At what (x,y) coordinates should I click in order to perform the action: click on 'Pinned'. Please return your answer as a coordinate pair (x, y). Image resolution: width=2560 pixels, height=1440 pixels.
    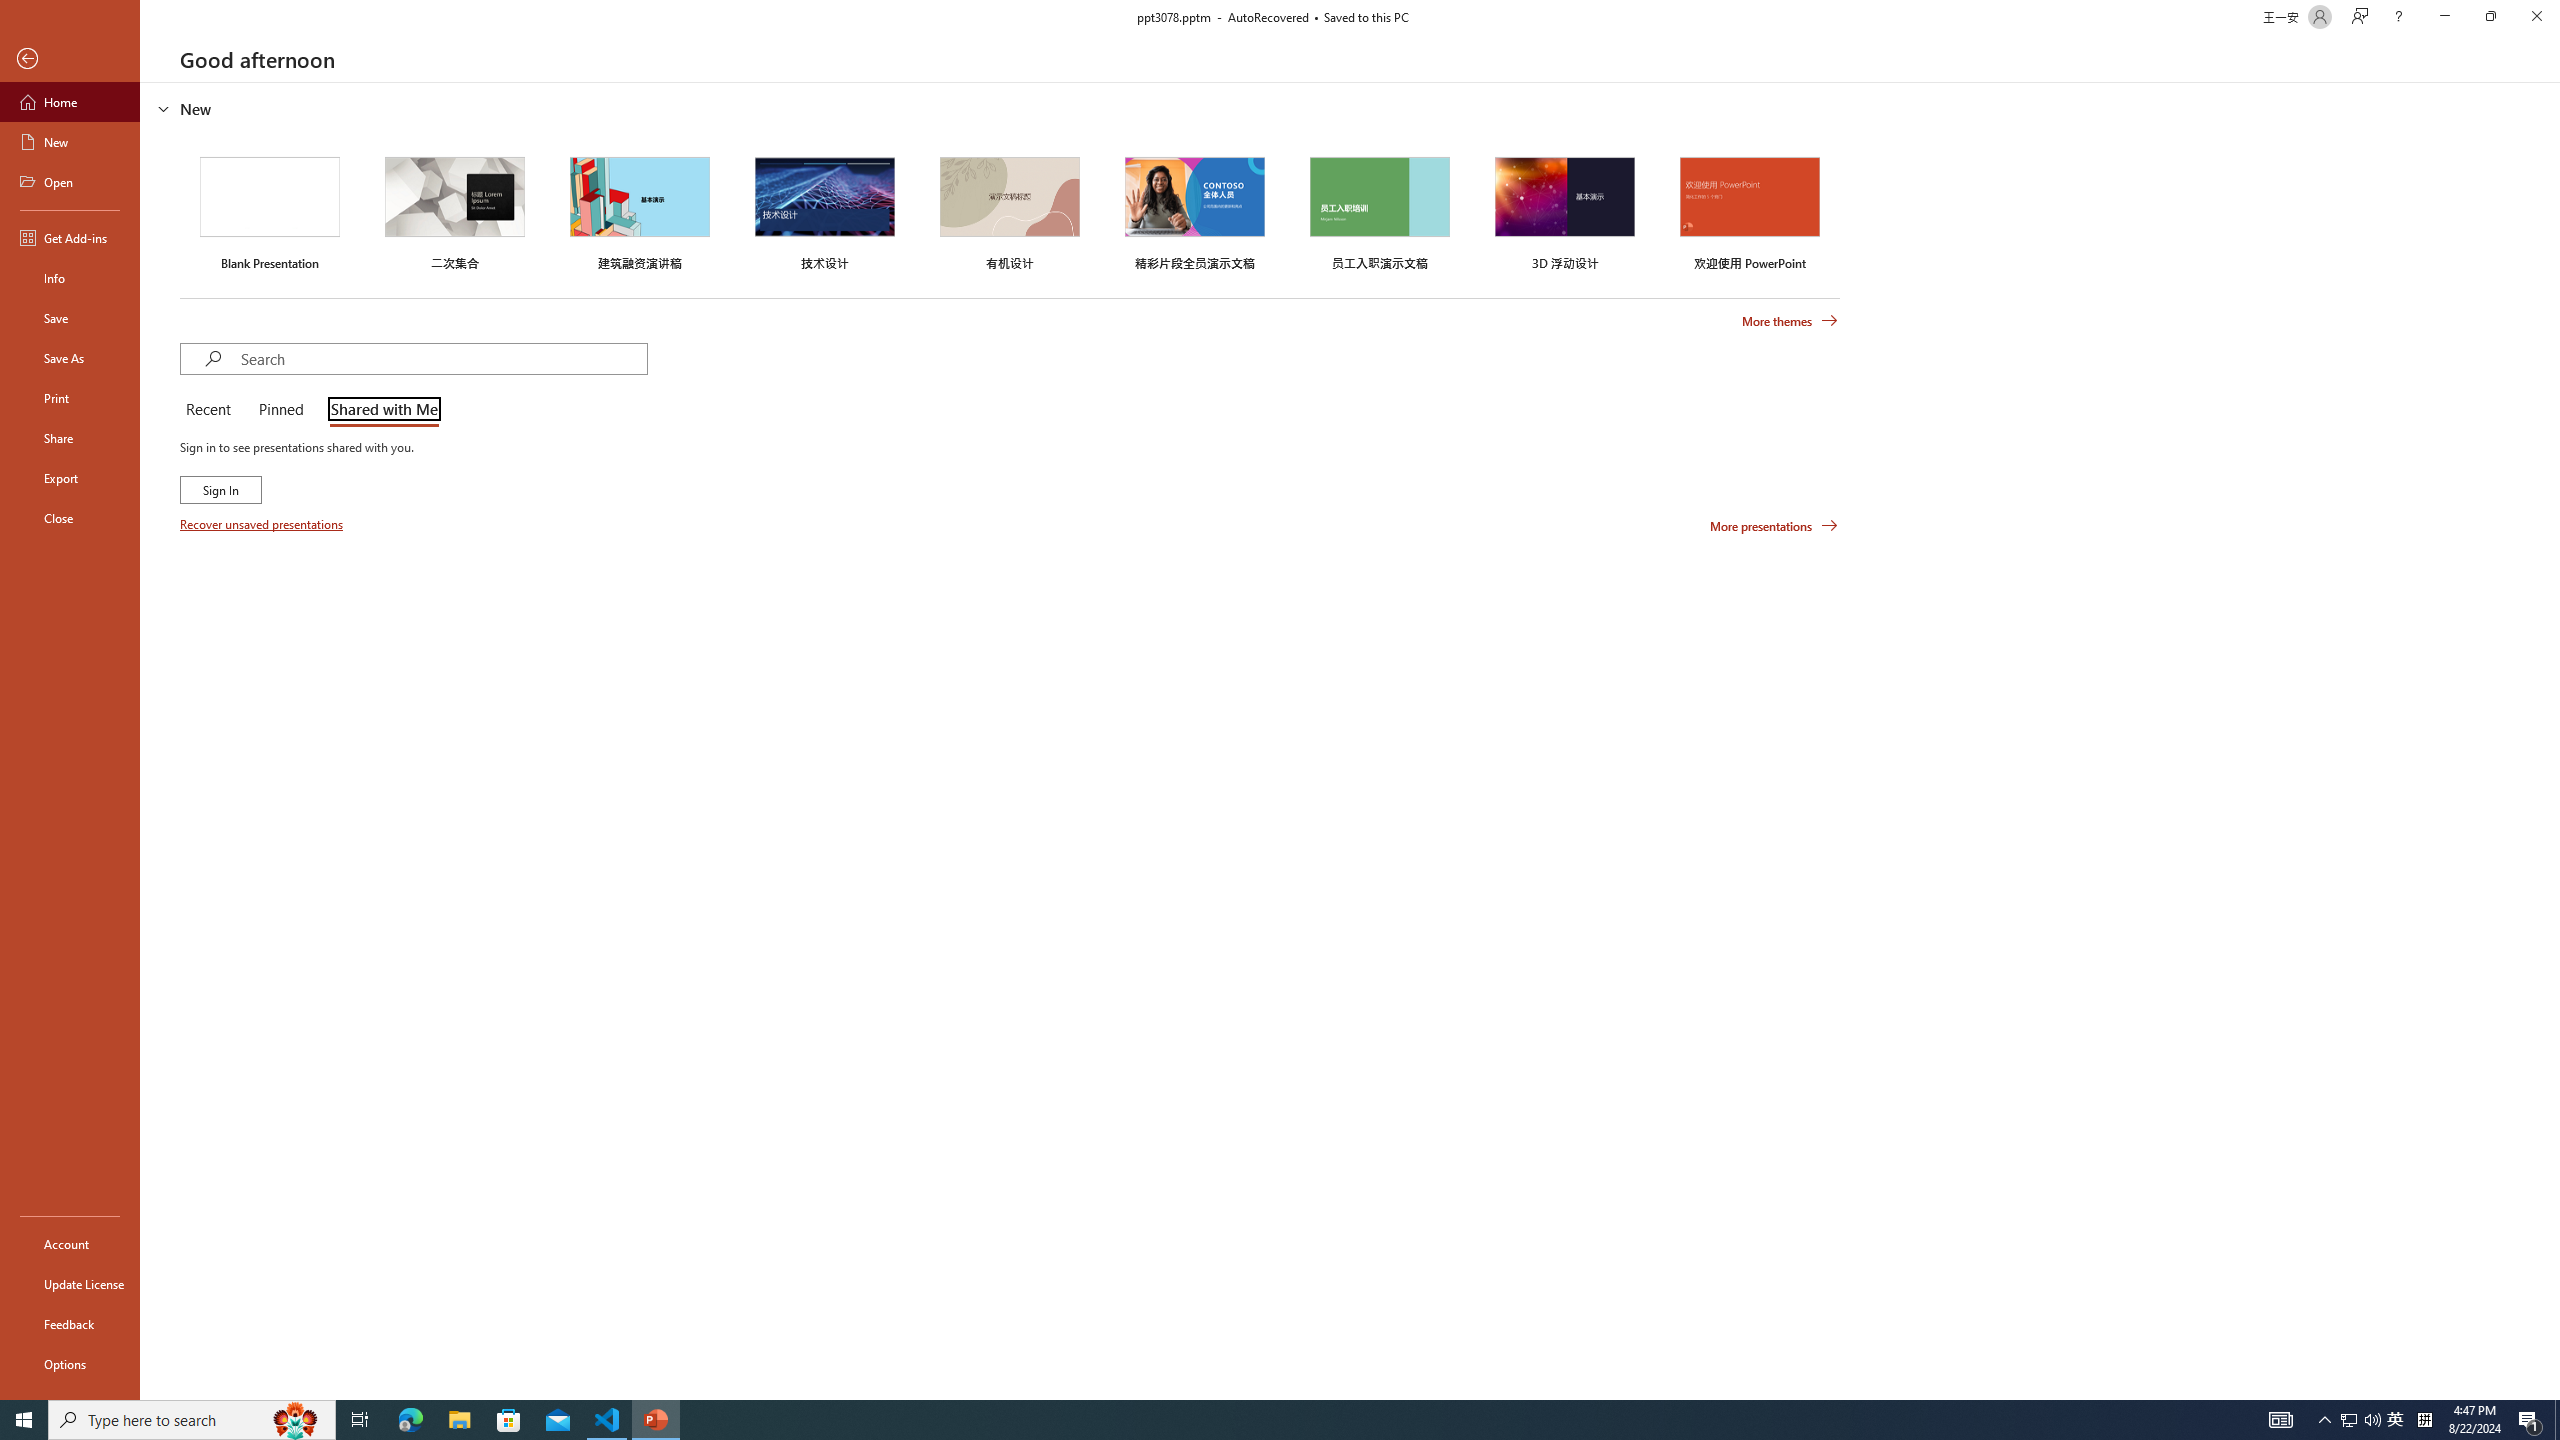
    Looking at the image, I should click on (280, 410).